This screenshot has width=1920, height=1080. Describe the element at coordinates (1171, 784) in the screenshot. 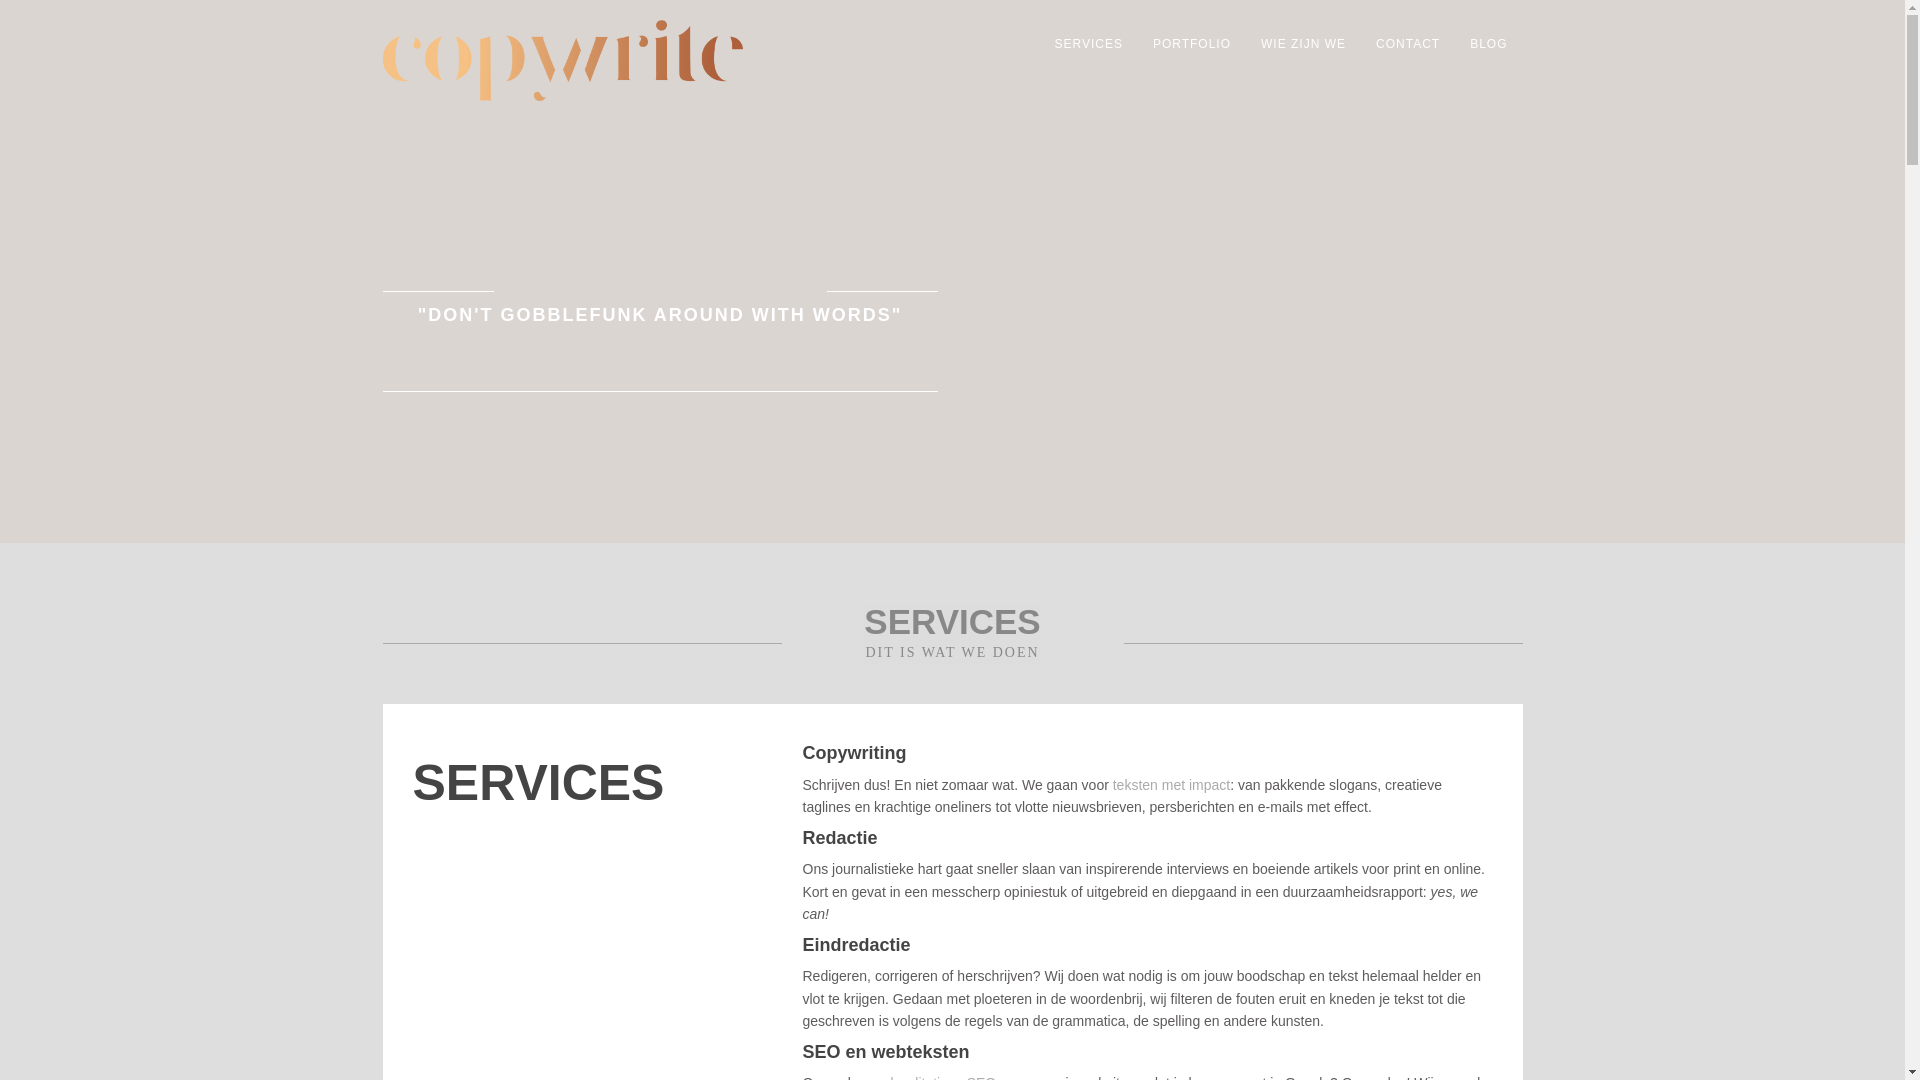

I see `'teksten met impact'` at that location.